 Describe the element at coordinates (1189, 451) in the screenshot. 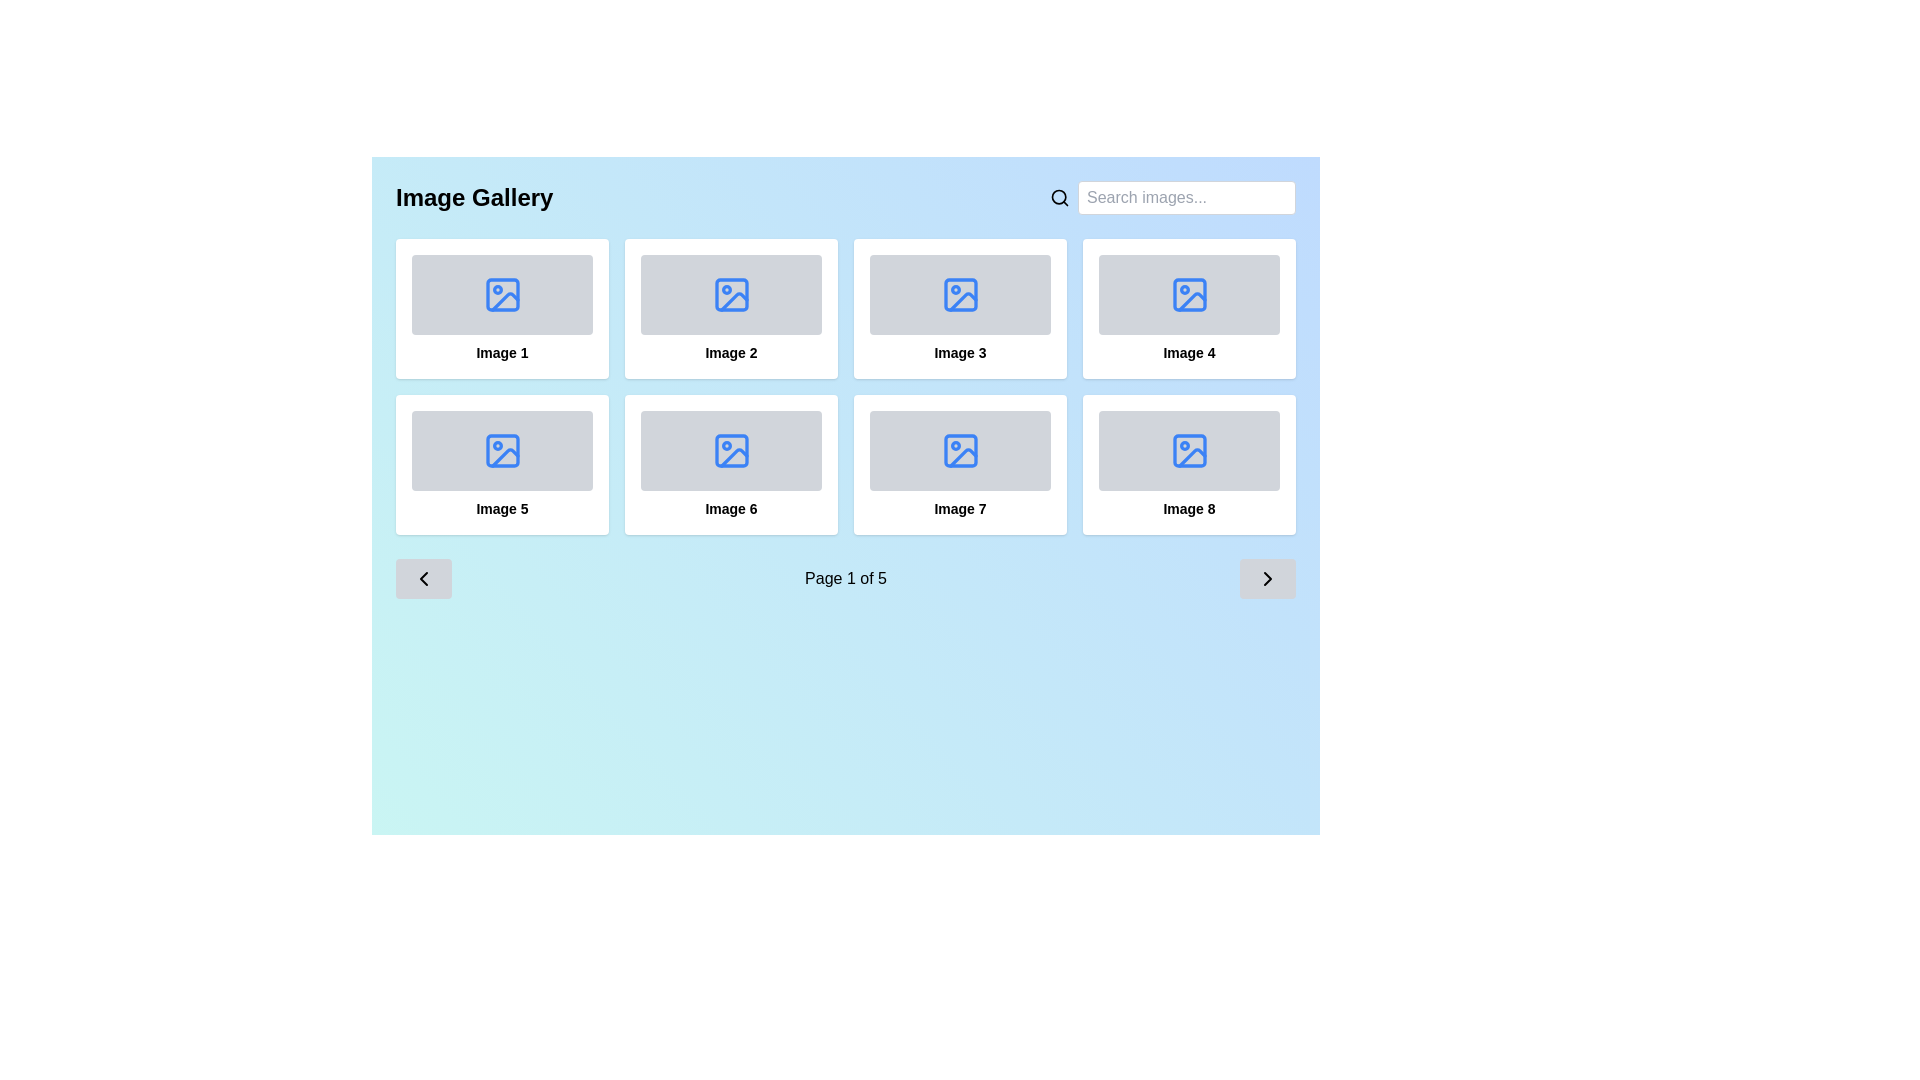

I see `the blue-colored image placeholder icon located at the bottom-right of the grid layout` at that location.